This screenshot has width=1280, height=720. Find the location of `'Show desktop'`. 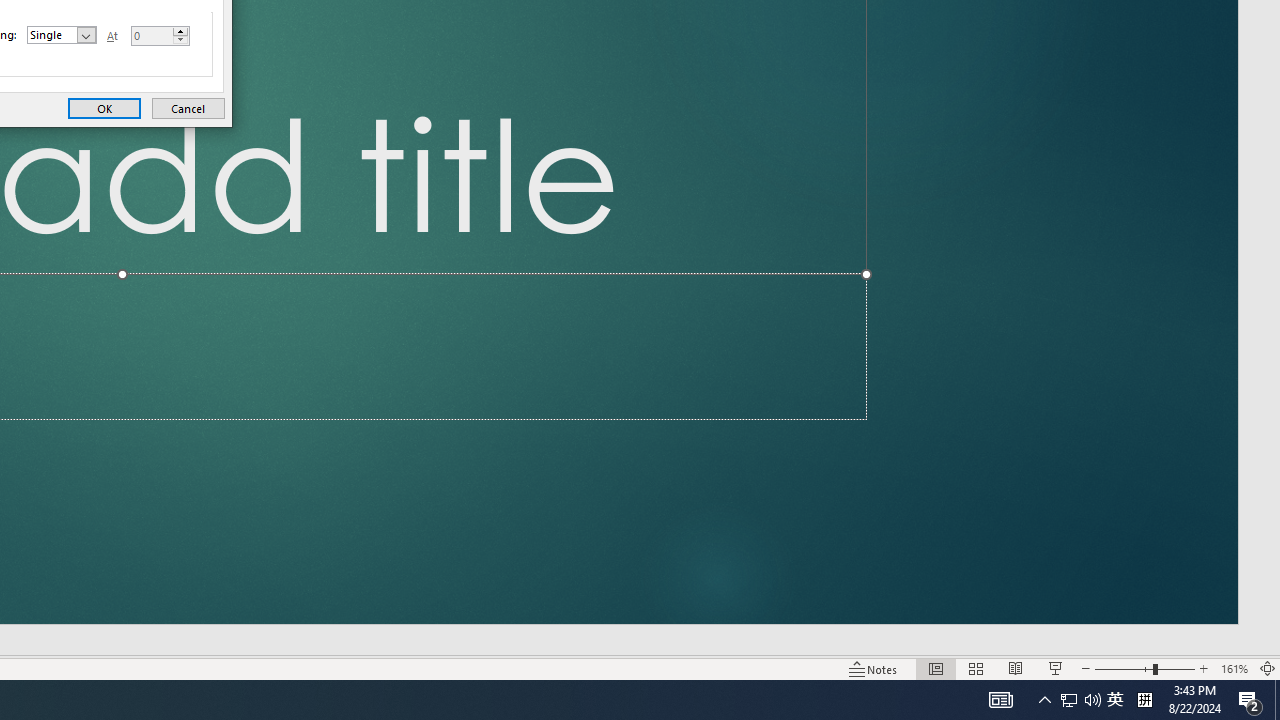

'Show desktop' is located at coordinates (1276, 698).